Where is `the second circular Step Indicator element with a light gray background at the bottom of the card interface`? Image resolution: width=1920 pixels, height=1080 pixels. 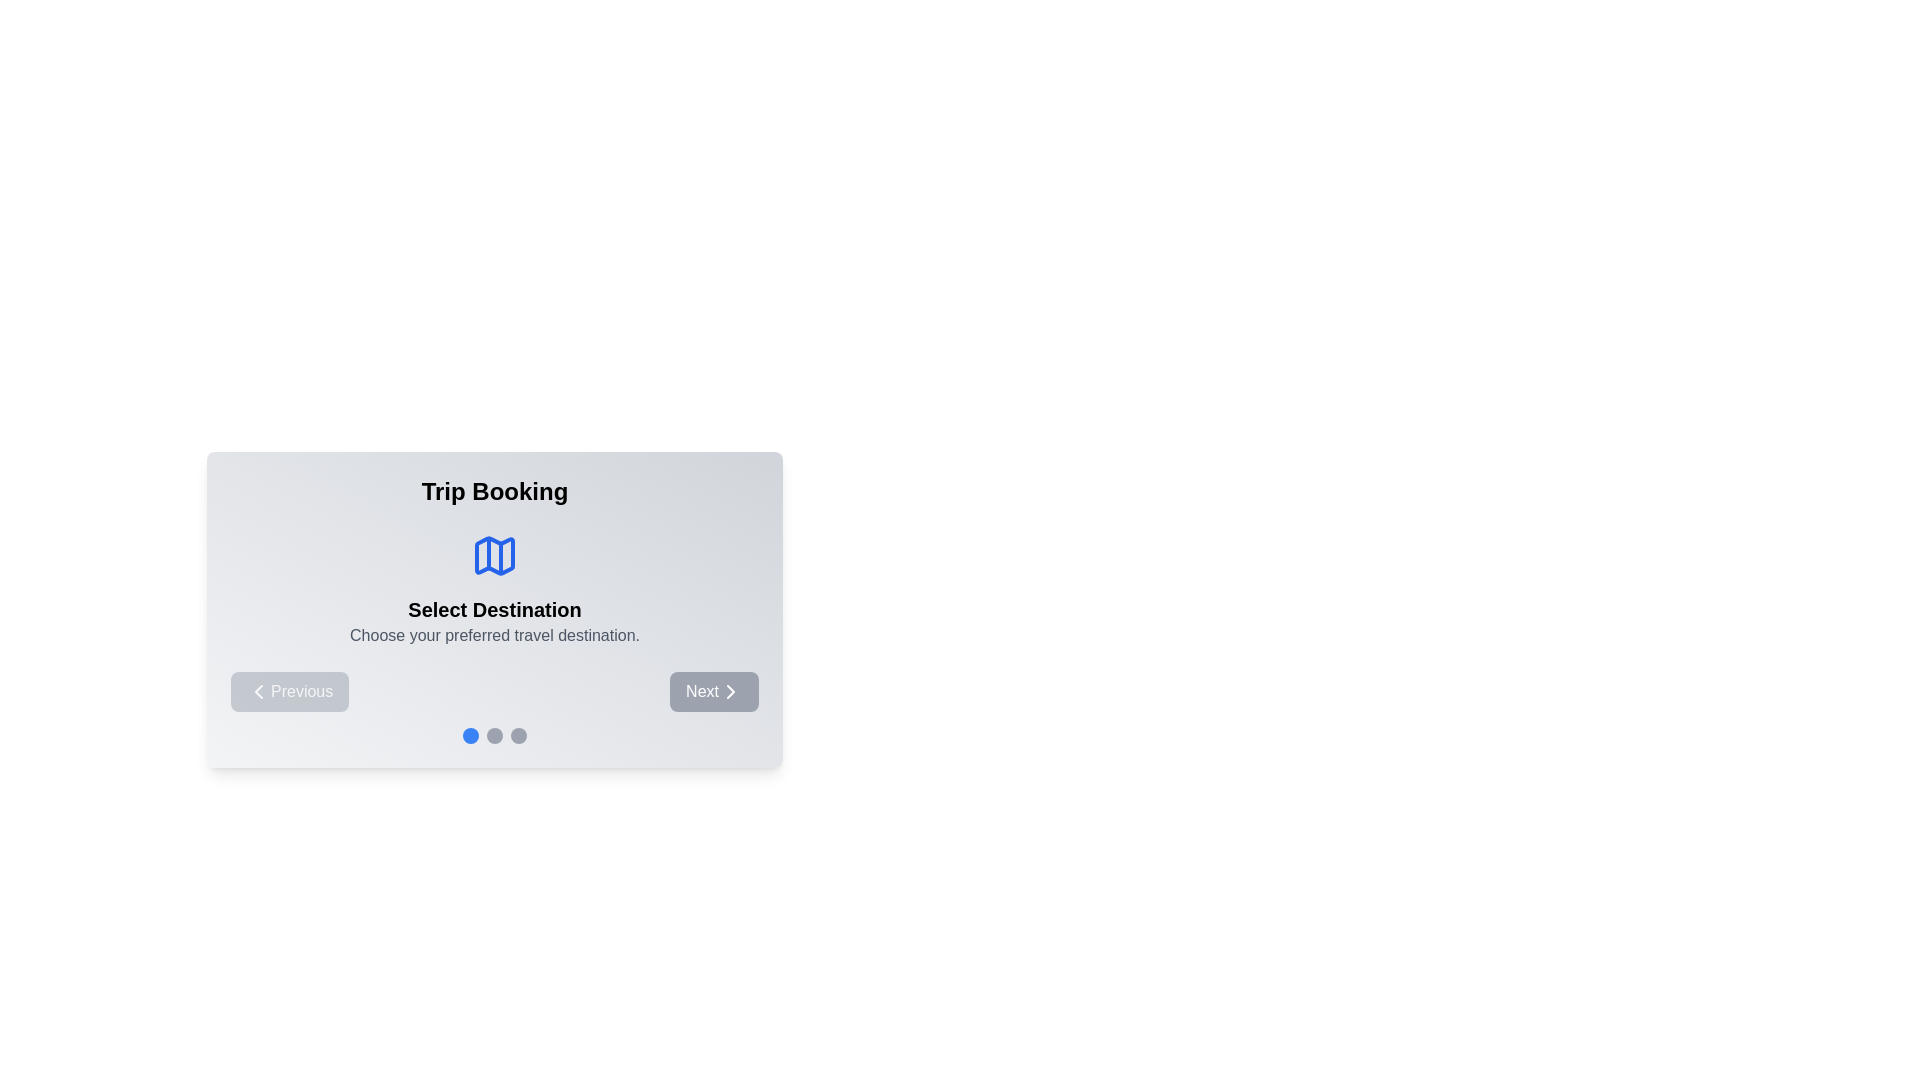 the second circular Step Indicator element with a light gray background at the bottom of the card interface is located at coordinates (494, 736).